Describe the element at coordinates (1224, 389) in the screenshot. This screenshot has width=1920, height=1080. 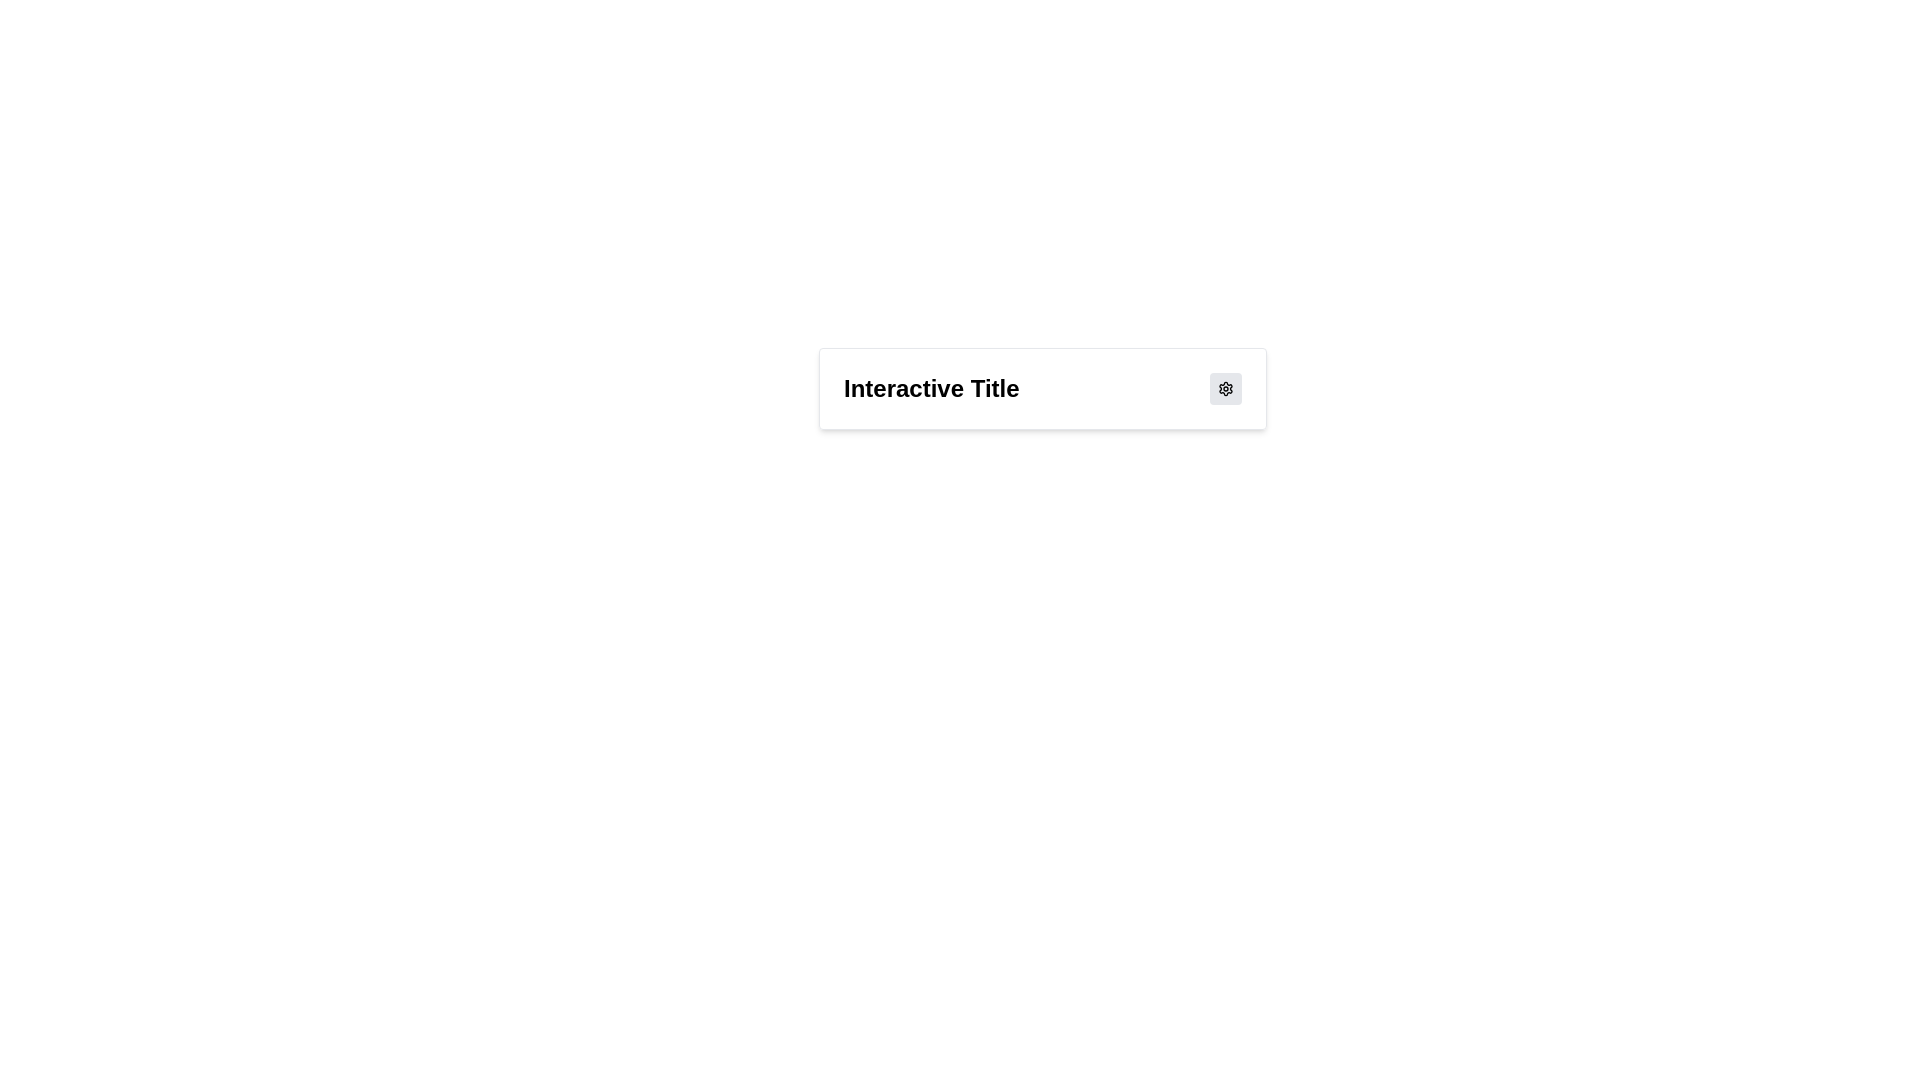
I see `the gear icon located within the rounded rectangular button on the right end of the horizontal control bar` at that location.